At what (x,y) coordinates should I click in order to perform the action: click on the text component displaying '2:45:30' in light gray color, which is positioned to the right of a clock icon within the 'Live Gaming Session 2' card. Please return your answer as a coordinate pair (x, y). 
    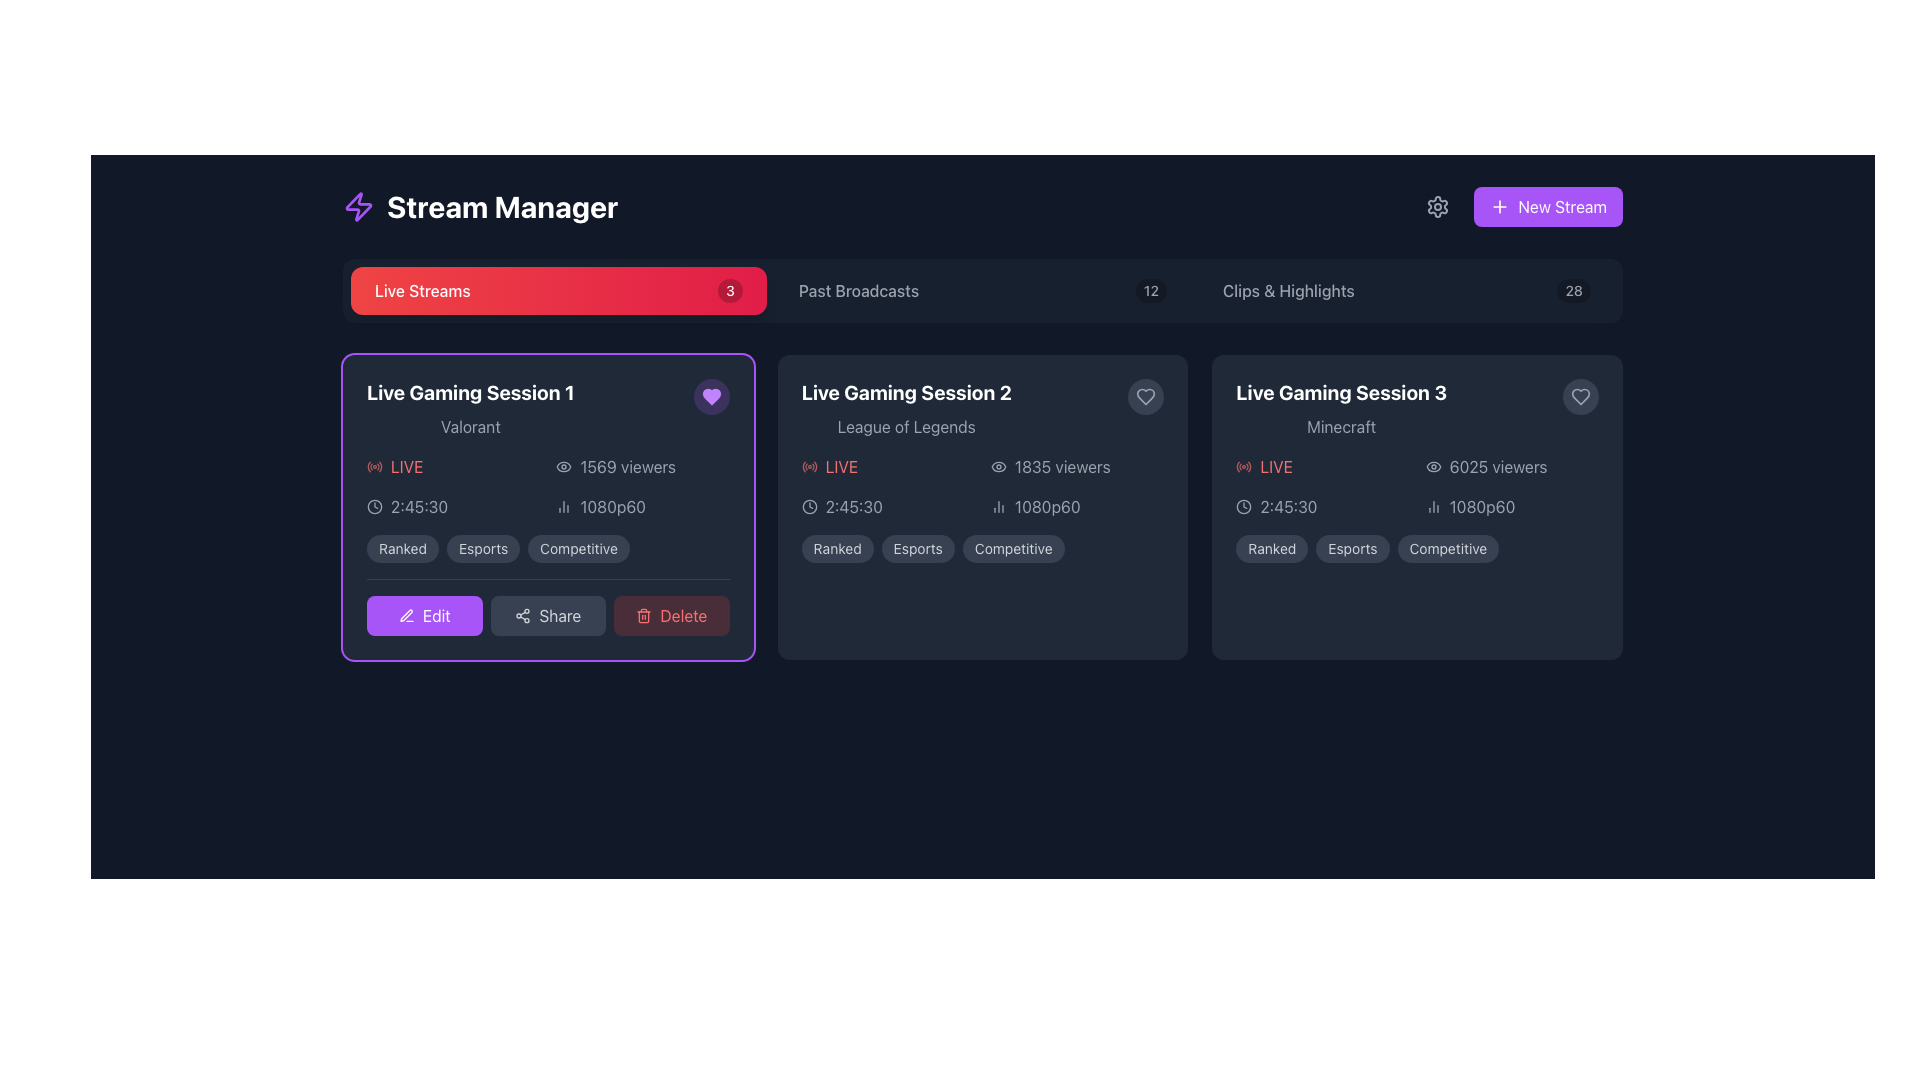
    Looking at the image, I should click on (854, 505).